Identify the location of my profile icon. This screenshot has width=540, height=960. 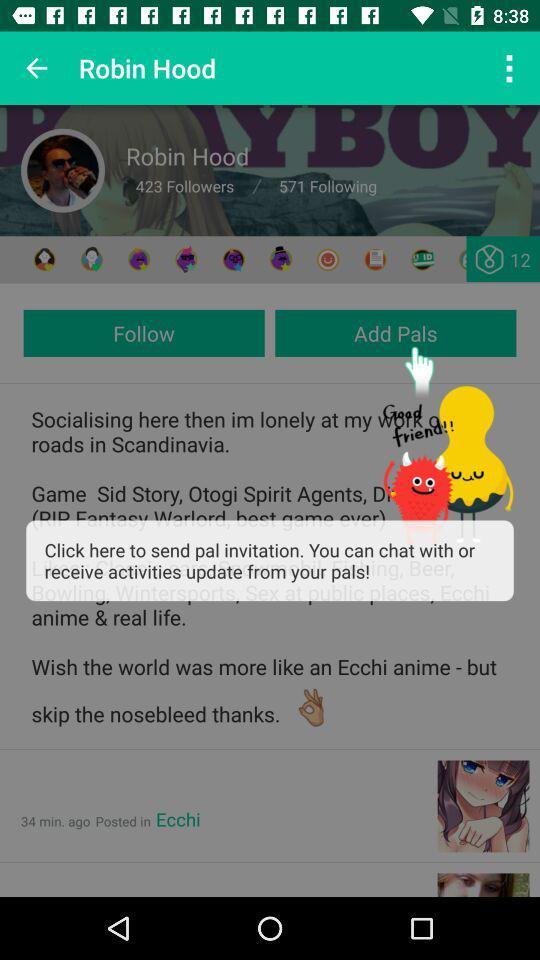
(138, 258).